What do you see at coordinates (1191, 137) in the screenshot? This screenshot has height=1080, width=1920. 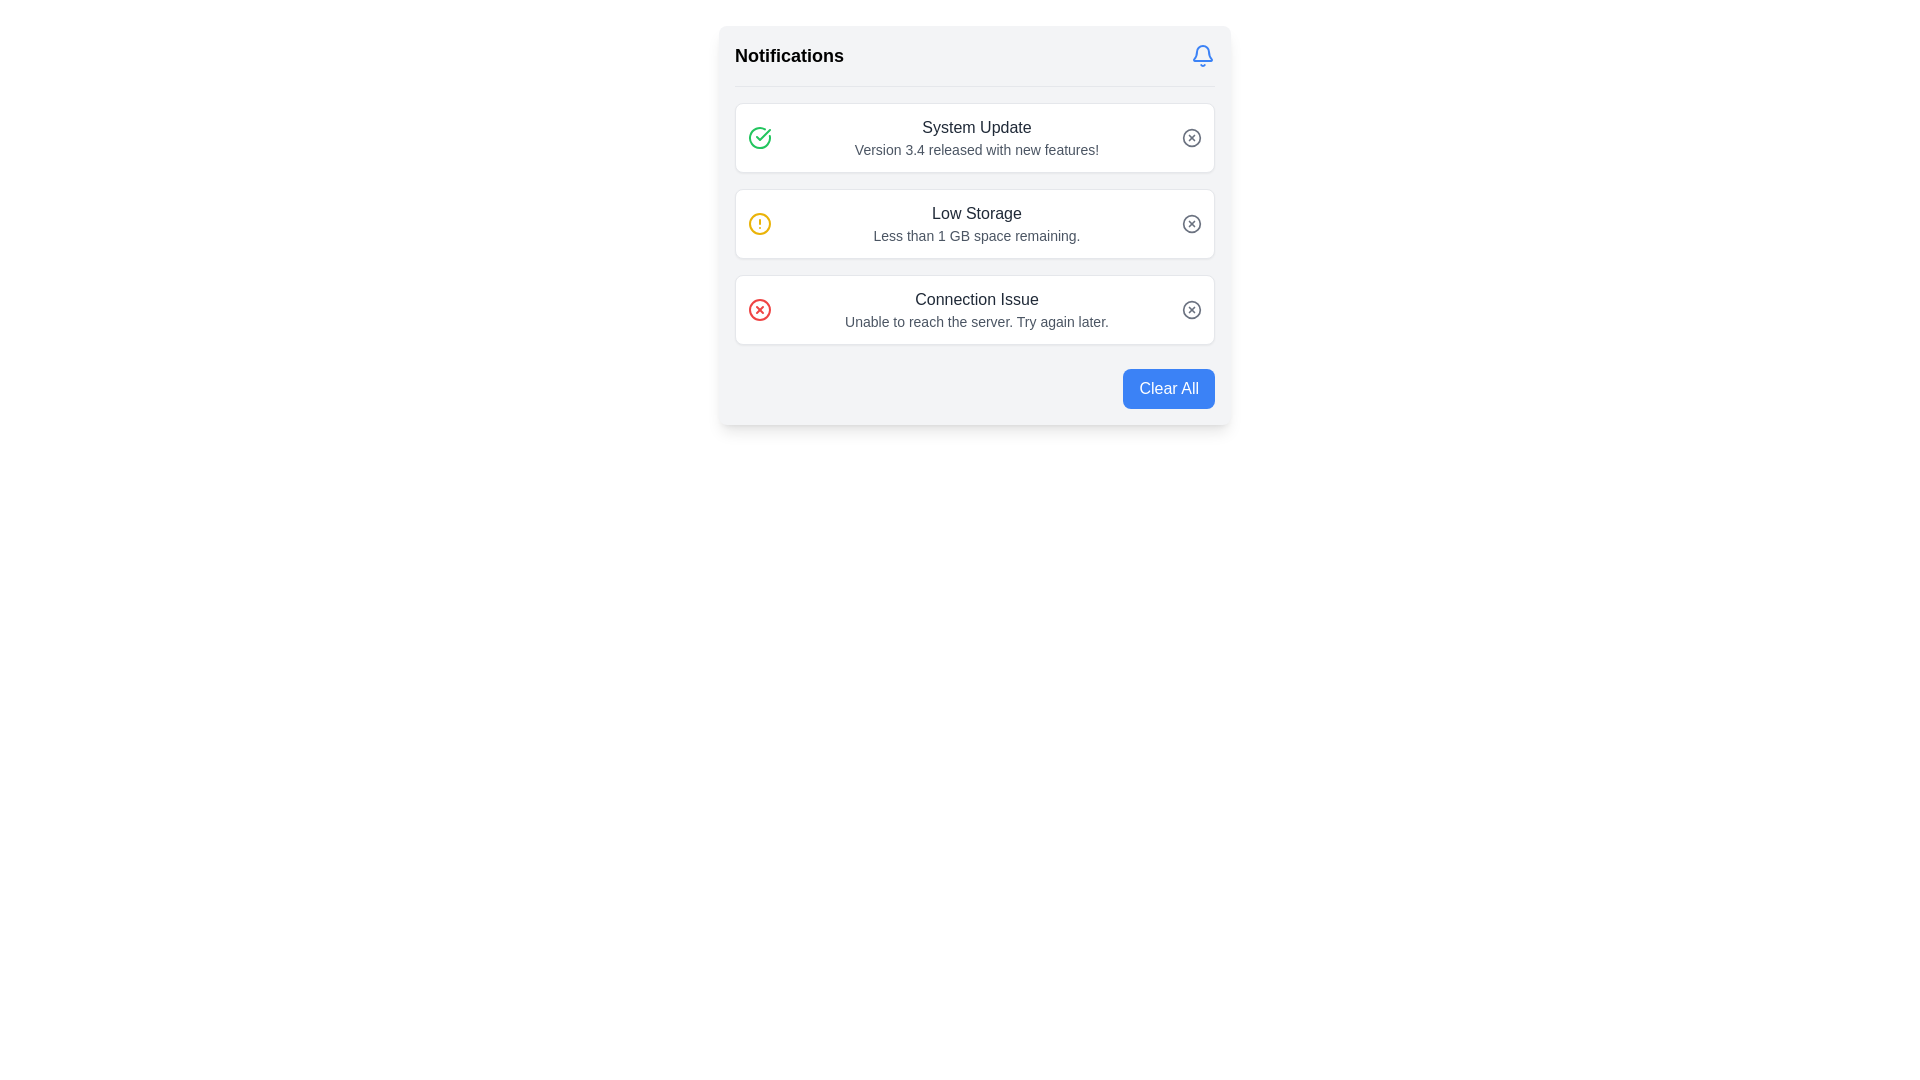 I see `the circular vector graphic located at the center of the notification icon for the 'System Update' notification on the right-hand side of the first notification row` at bounding box center [1191, 137].